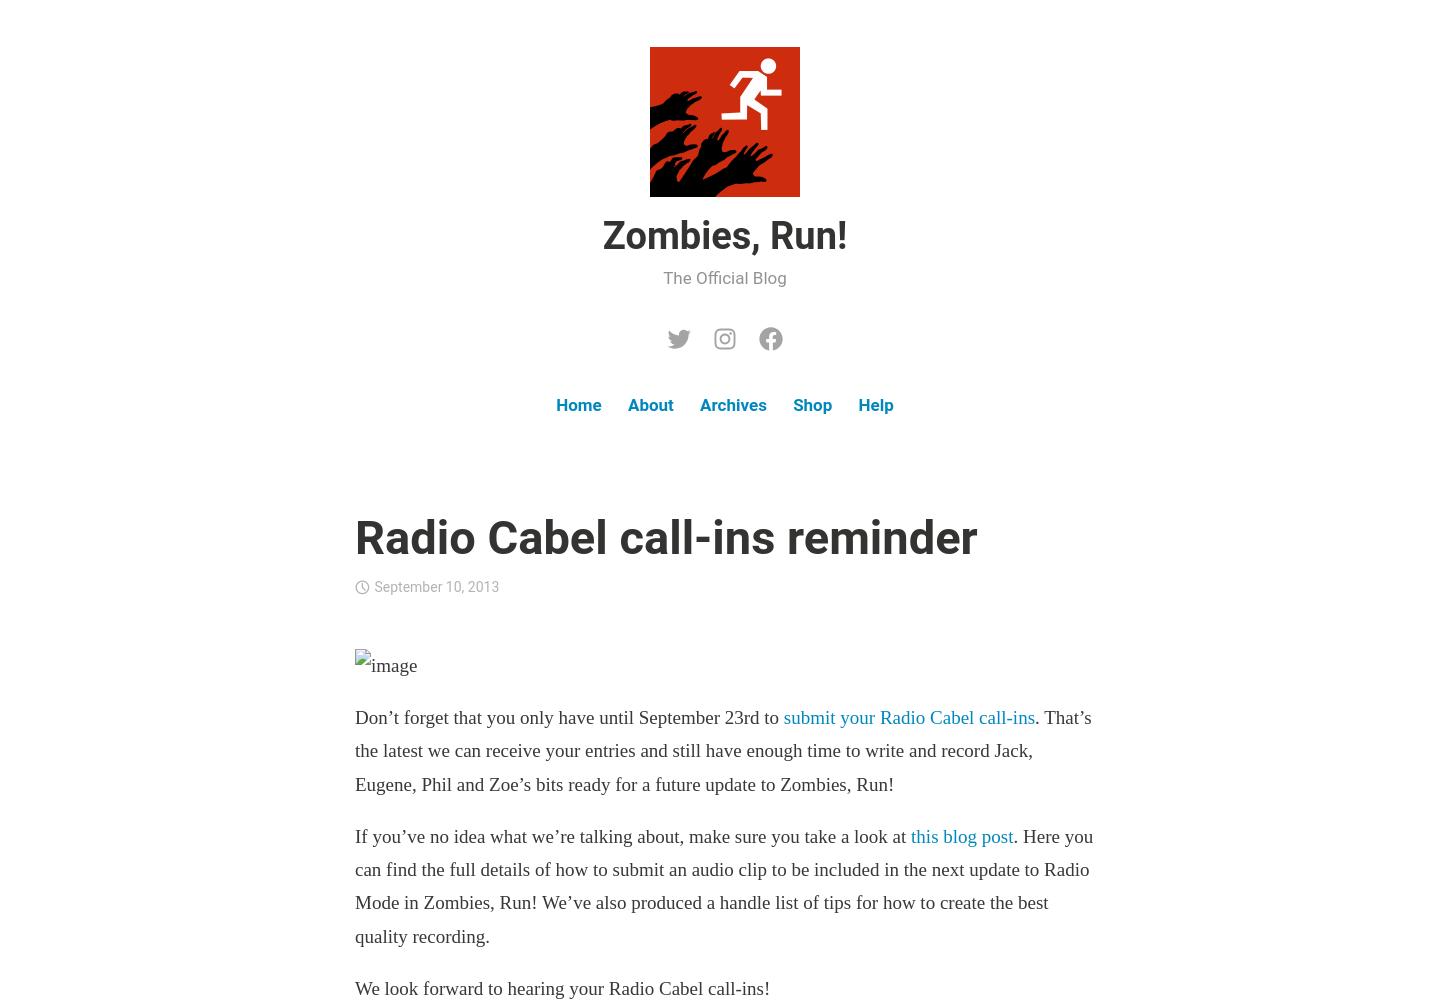 The width and height of the screenshot is (1450, 1000). I want to click on 'We look forward to hearing your Radio Cabel call-ins!', so click(562, 986).